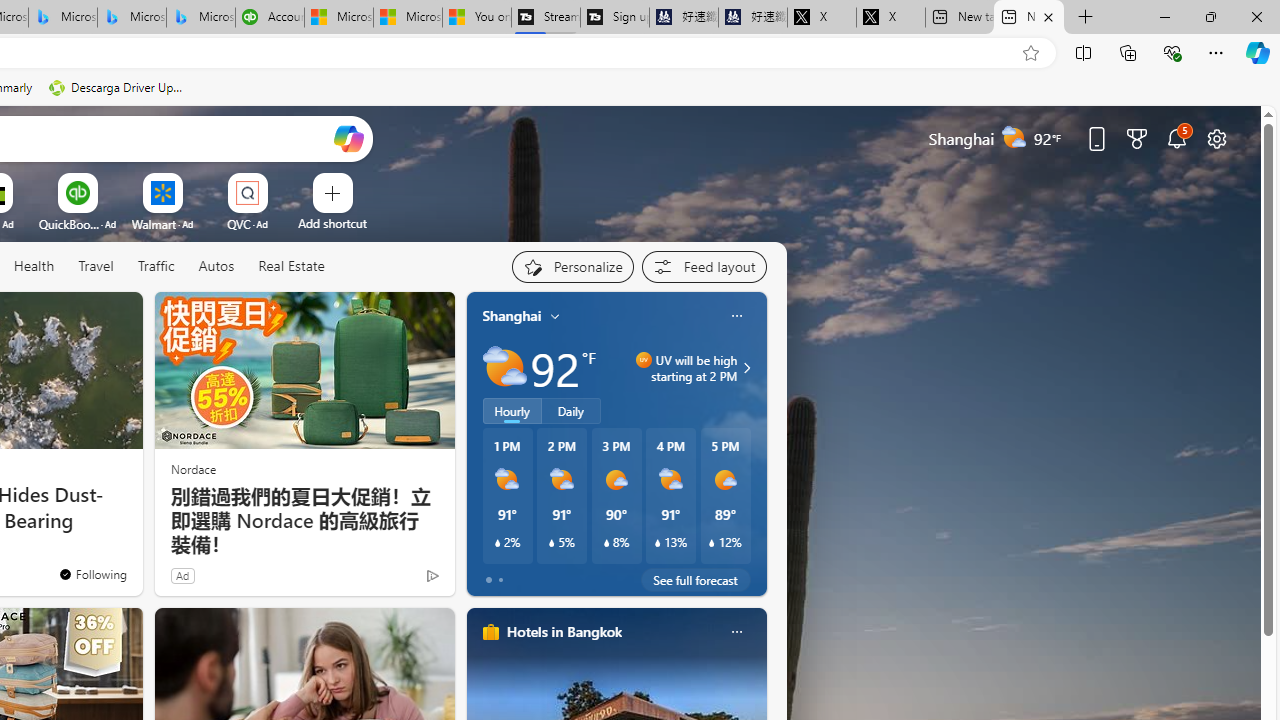 This screenshot has height=720, width=1280. Describe the element at coordinates (1176, 137) in the screenshot. I see `'Notifications'` at that location.